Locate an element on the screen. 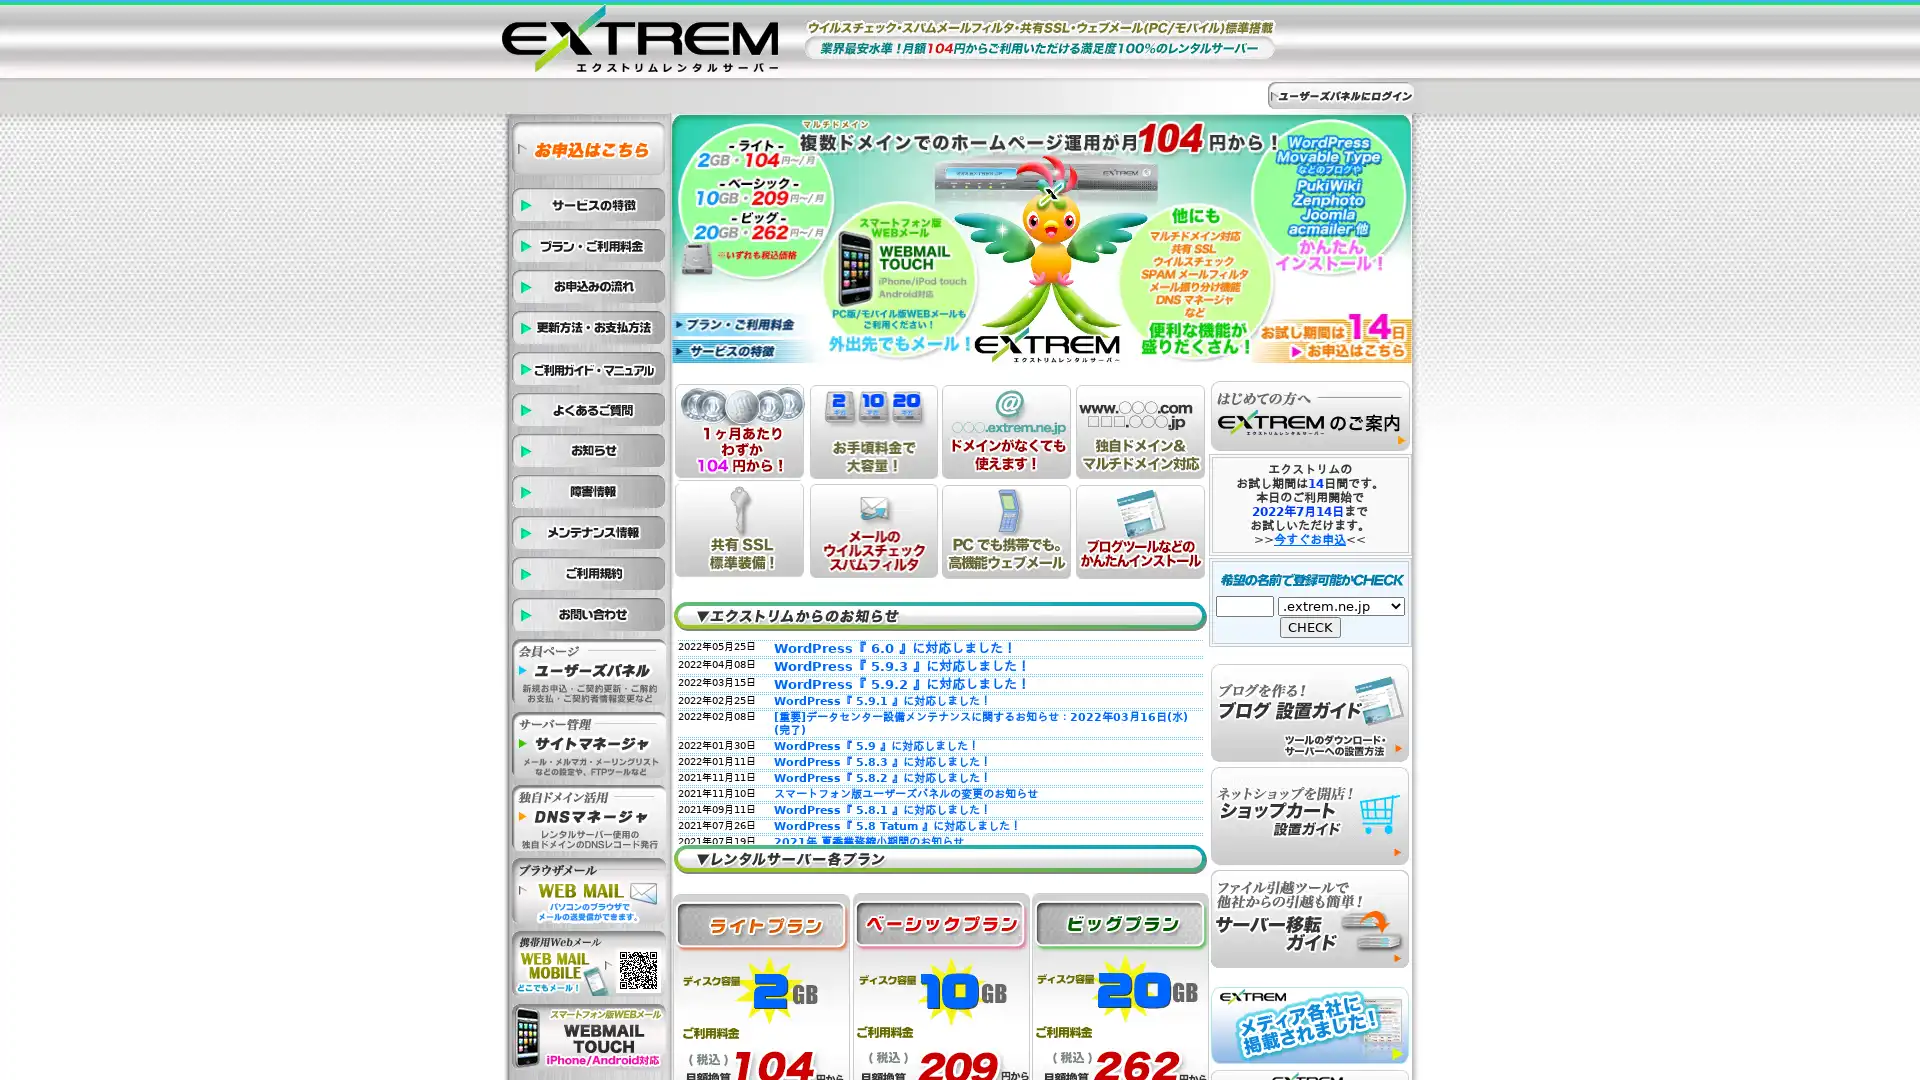 The image size is (1920, 1080). CHECK is located at coordinates (1310, 626).